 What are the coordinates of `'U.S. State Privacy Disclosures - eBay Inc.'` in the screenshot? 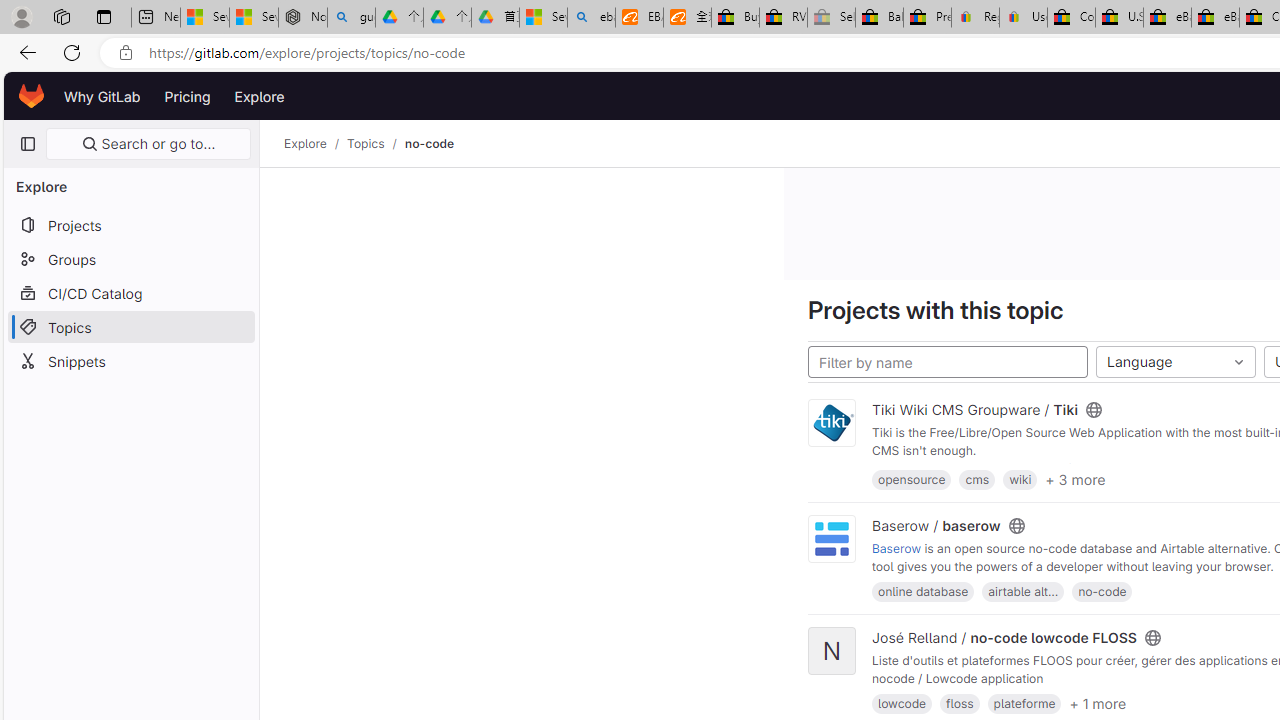 It's located at (1118, 17).